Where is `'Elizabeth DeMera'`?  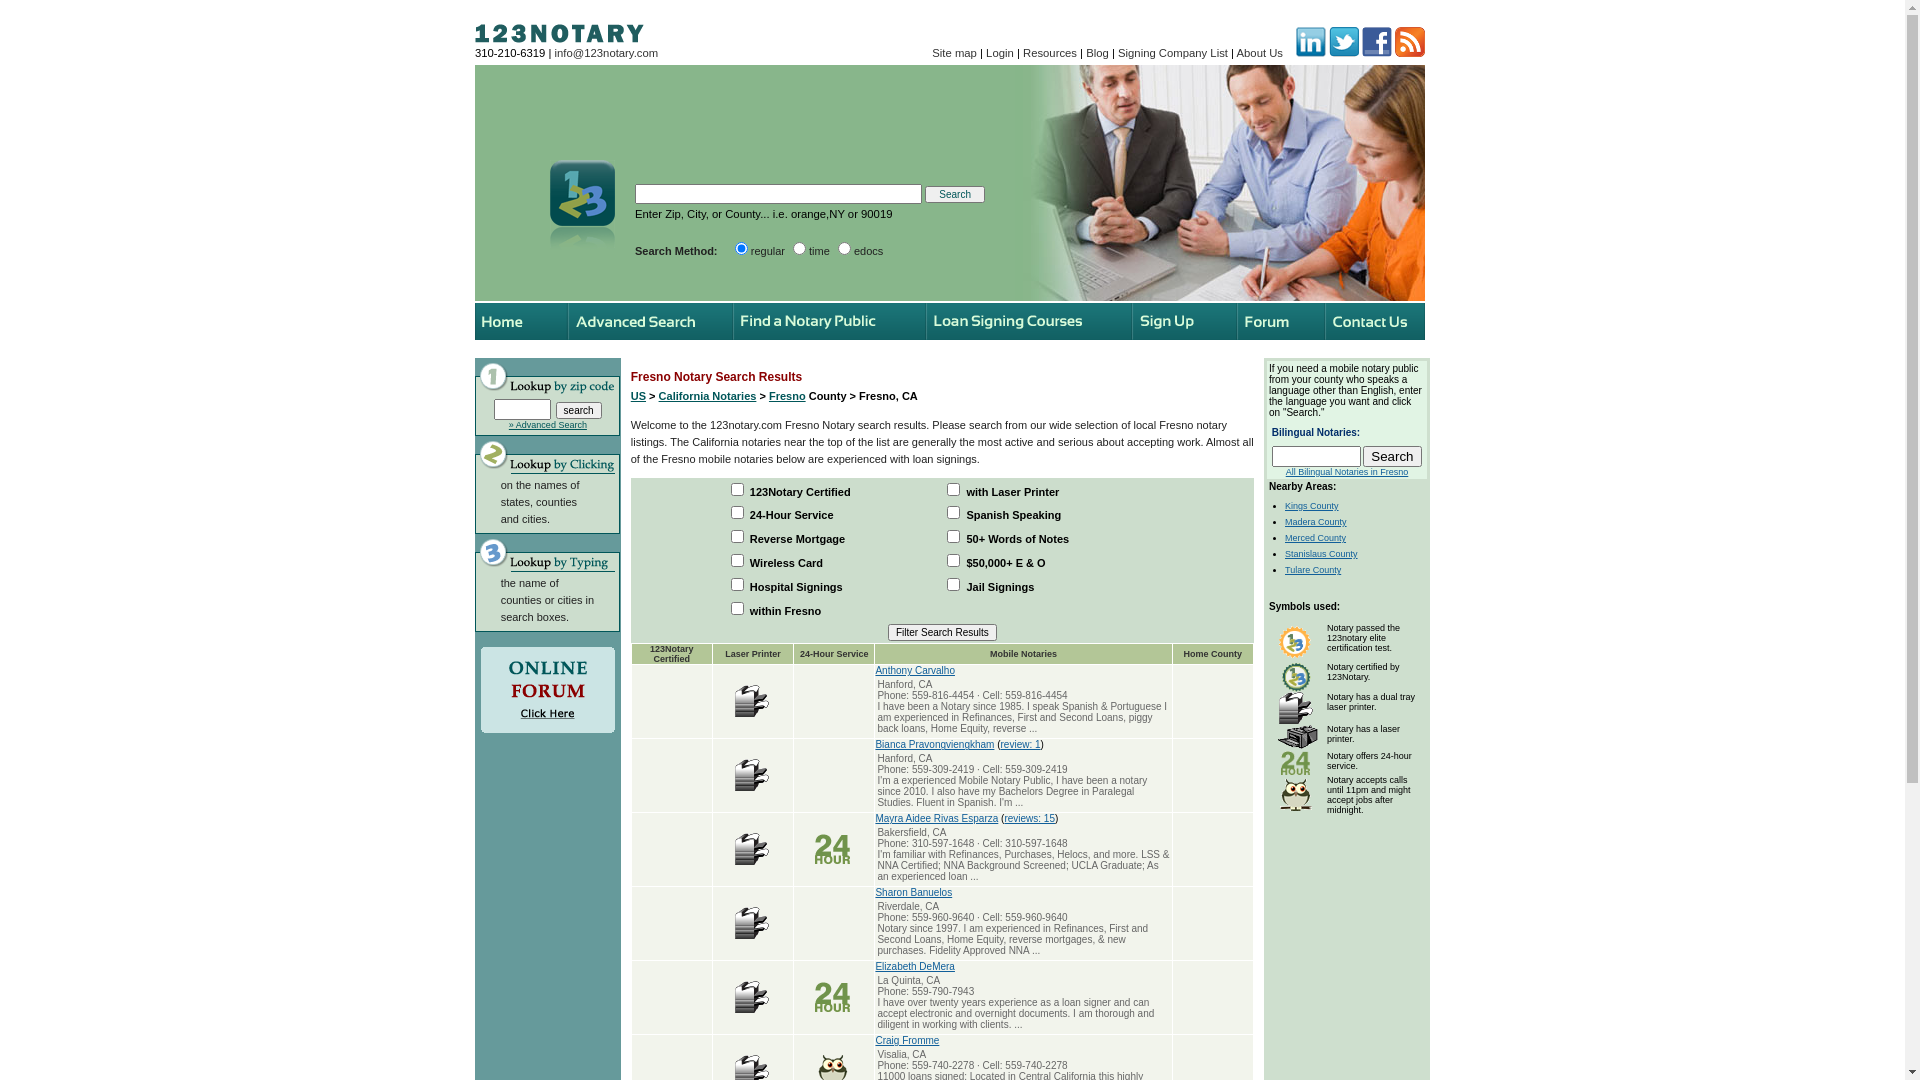 'Elizabeth DeMera' is located at coordinates (874, 965).